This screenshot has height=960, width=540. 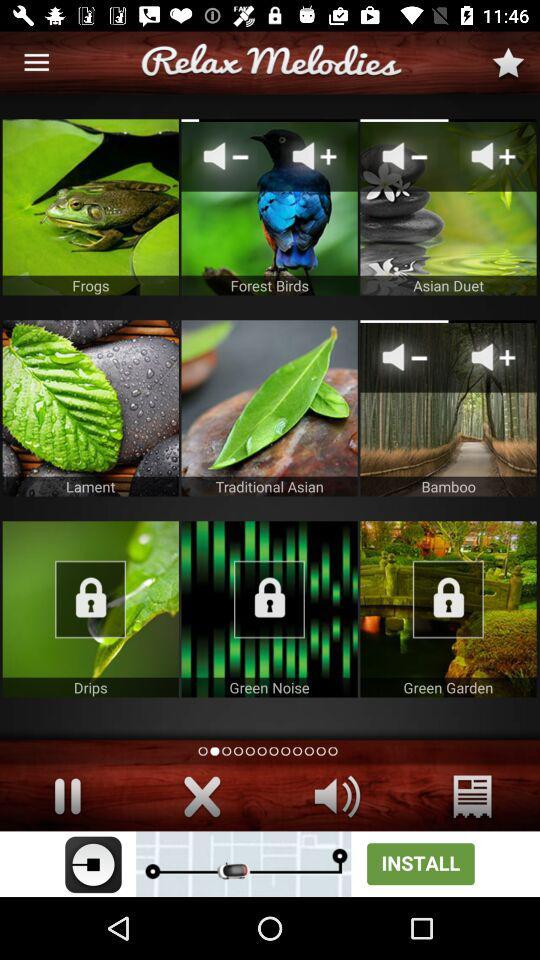 What do you see at coordinates (89, 407) in the screenshot?
I see `open selected item` at bounding box center [89, 407].